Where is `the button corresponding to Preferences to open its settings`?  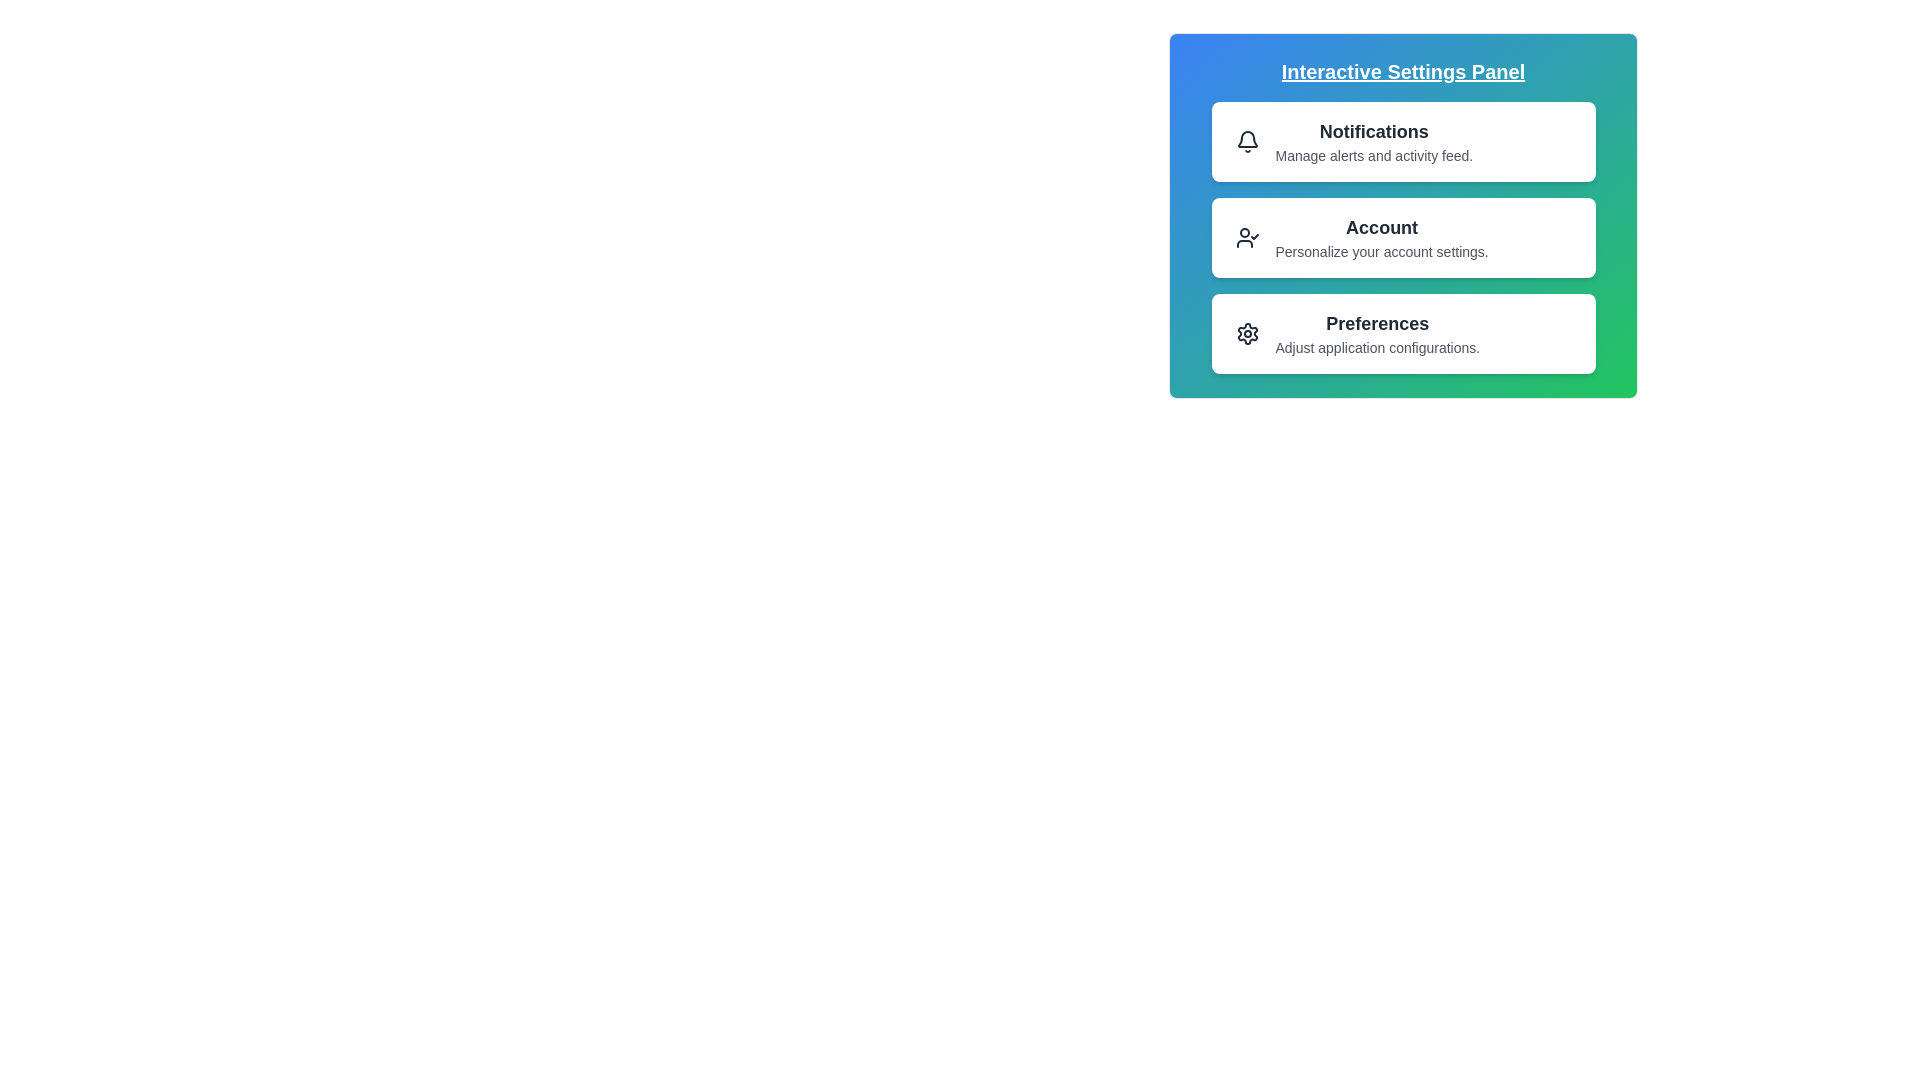
the button corresponding to Preferences to open its settings is located at coordinates (1402, 333).